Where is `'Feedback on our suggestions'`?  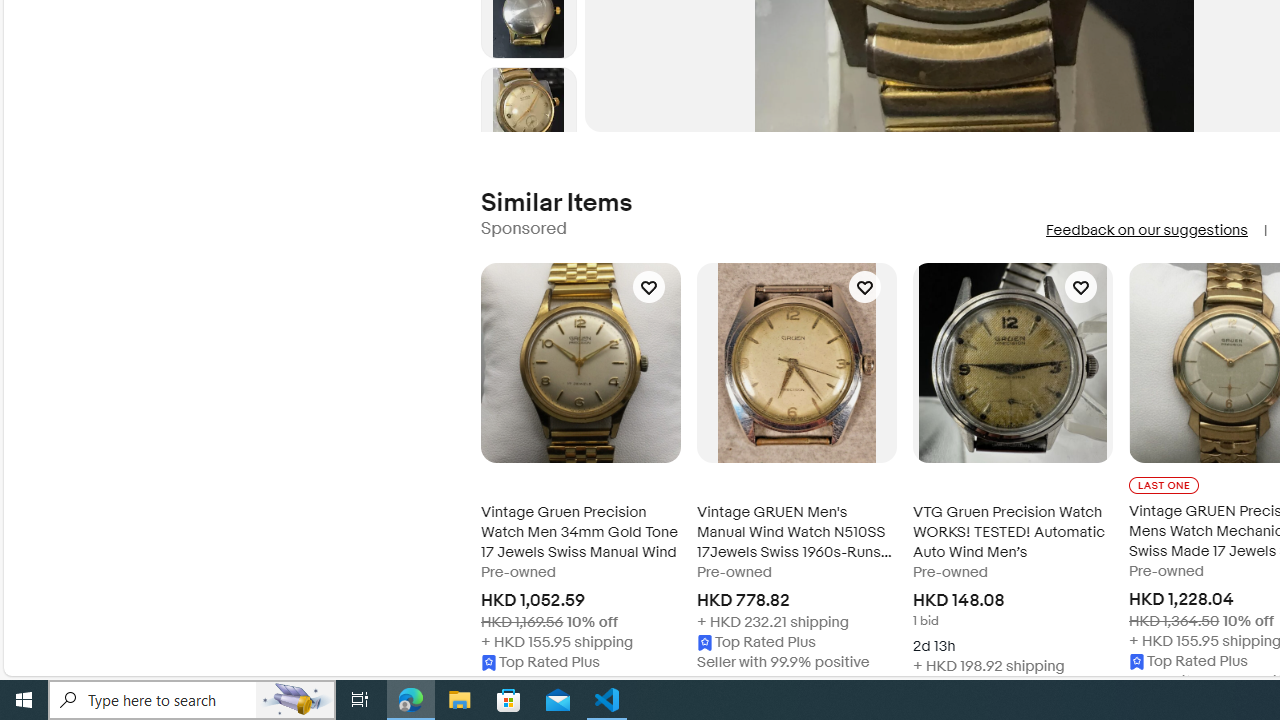
'Feedback on our suggestions' is located at coordinates (1146, 229).